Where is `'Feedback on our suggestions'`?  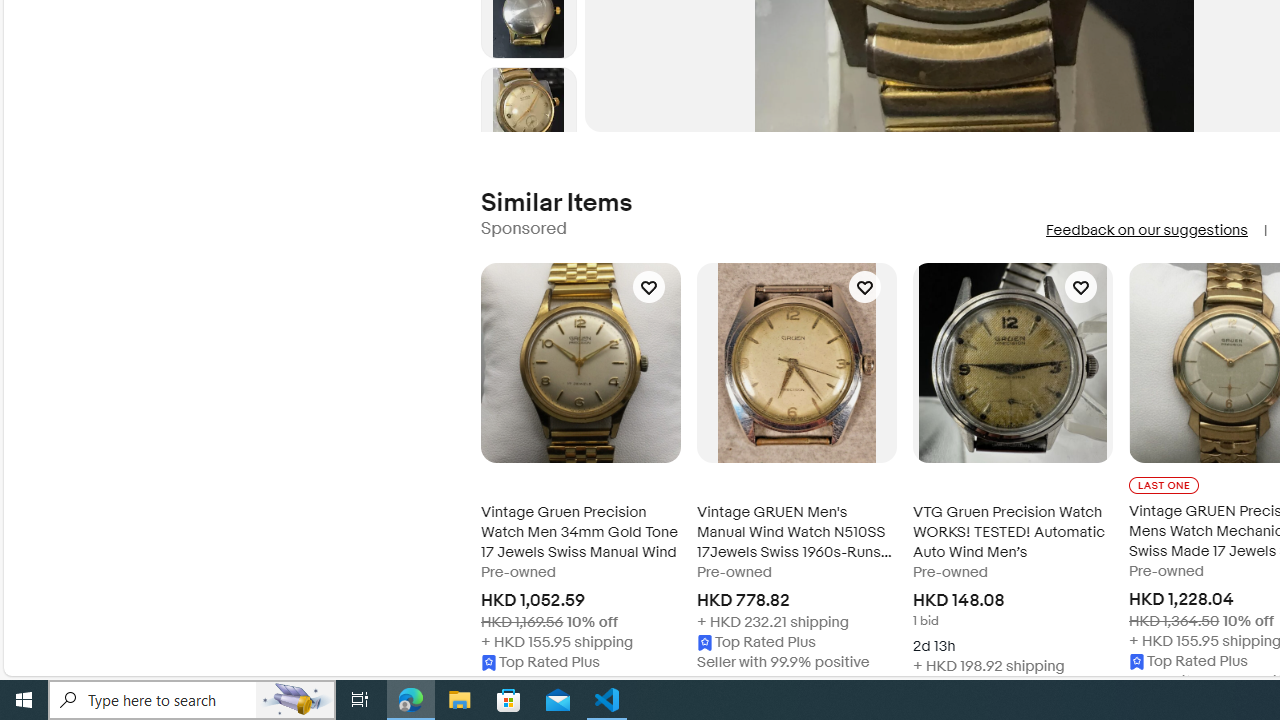
'Feedback on our suggestions' is located at coordinates (1146, 229).